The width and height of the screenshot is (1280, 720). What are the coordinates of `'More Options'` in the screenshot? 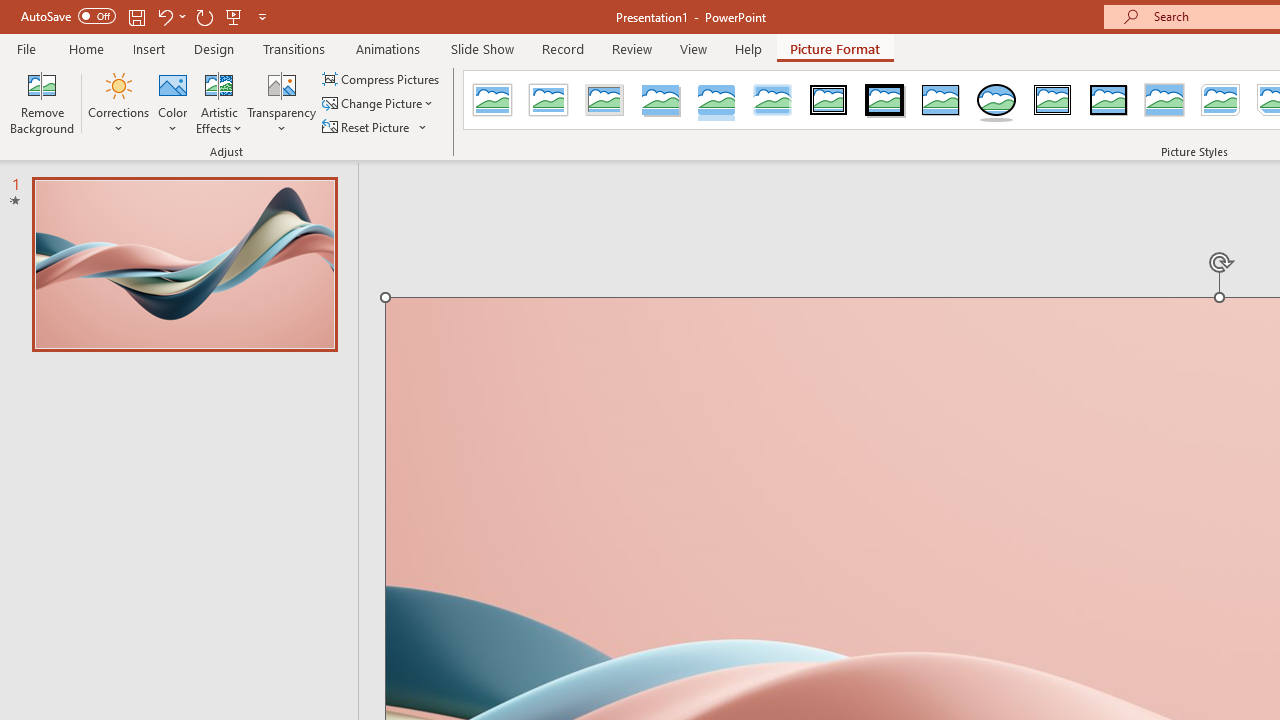 It's located at (423, 127).